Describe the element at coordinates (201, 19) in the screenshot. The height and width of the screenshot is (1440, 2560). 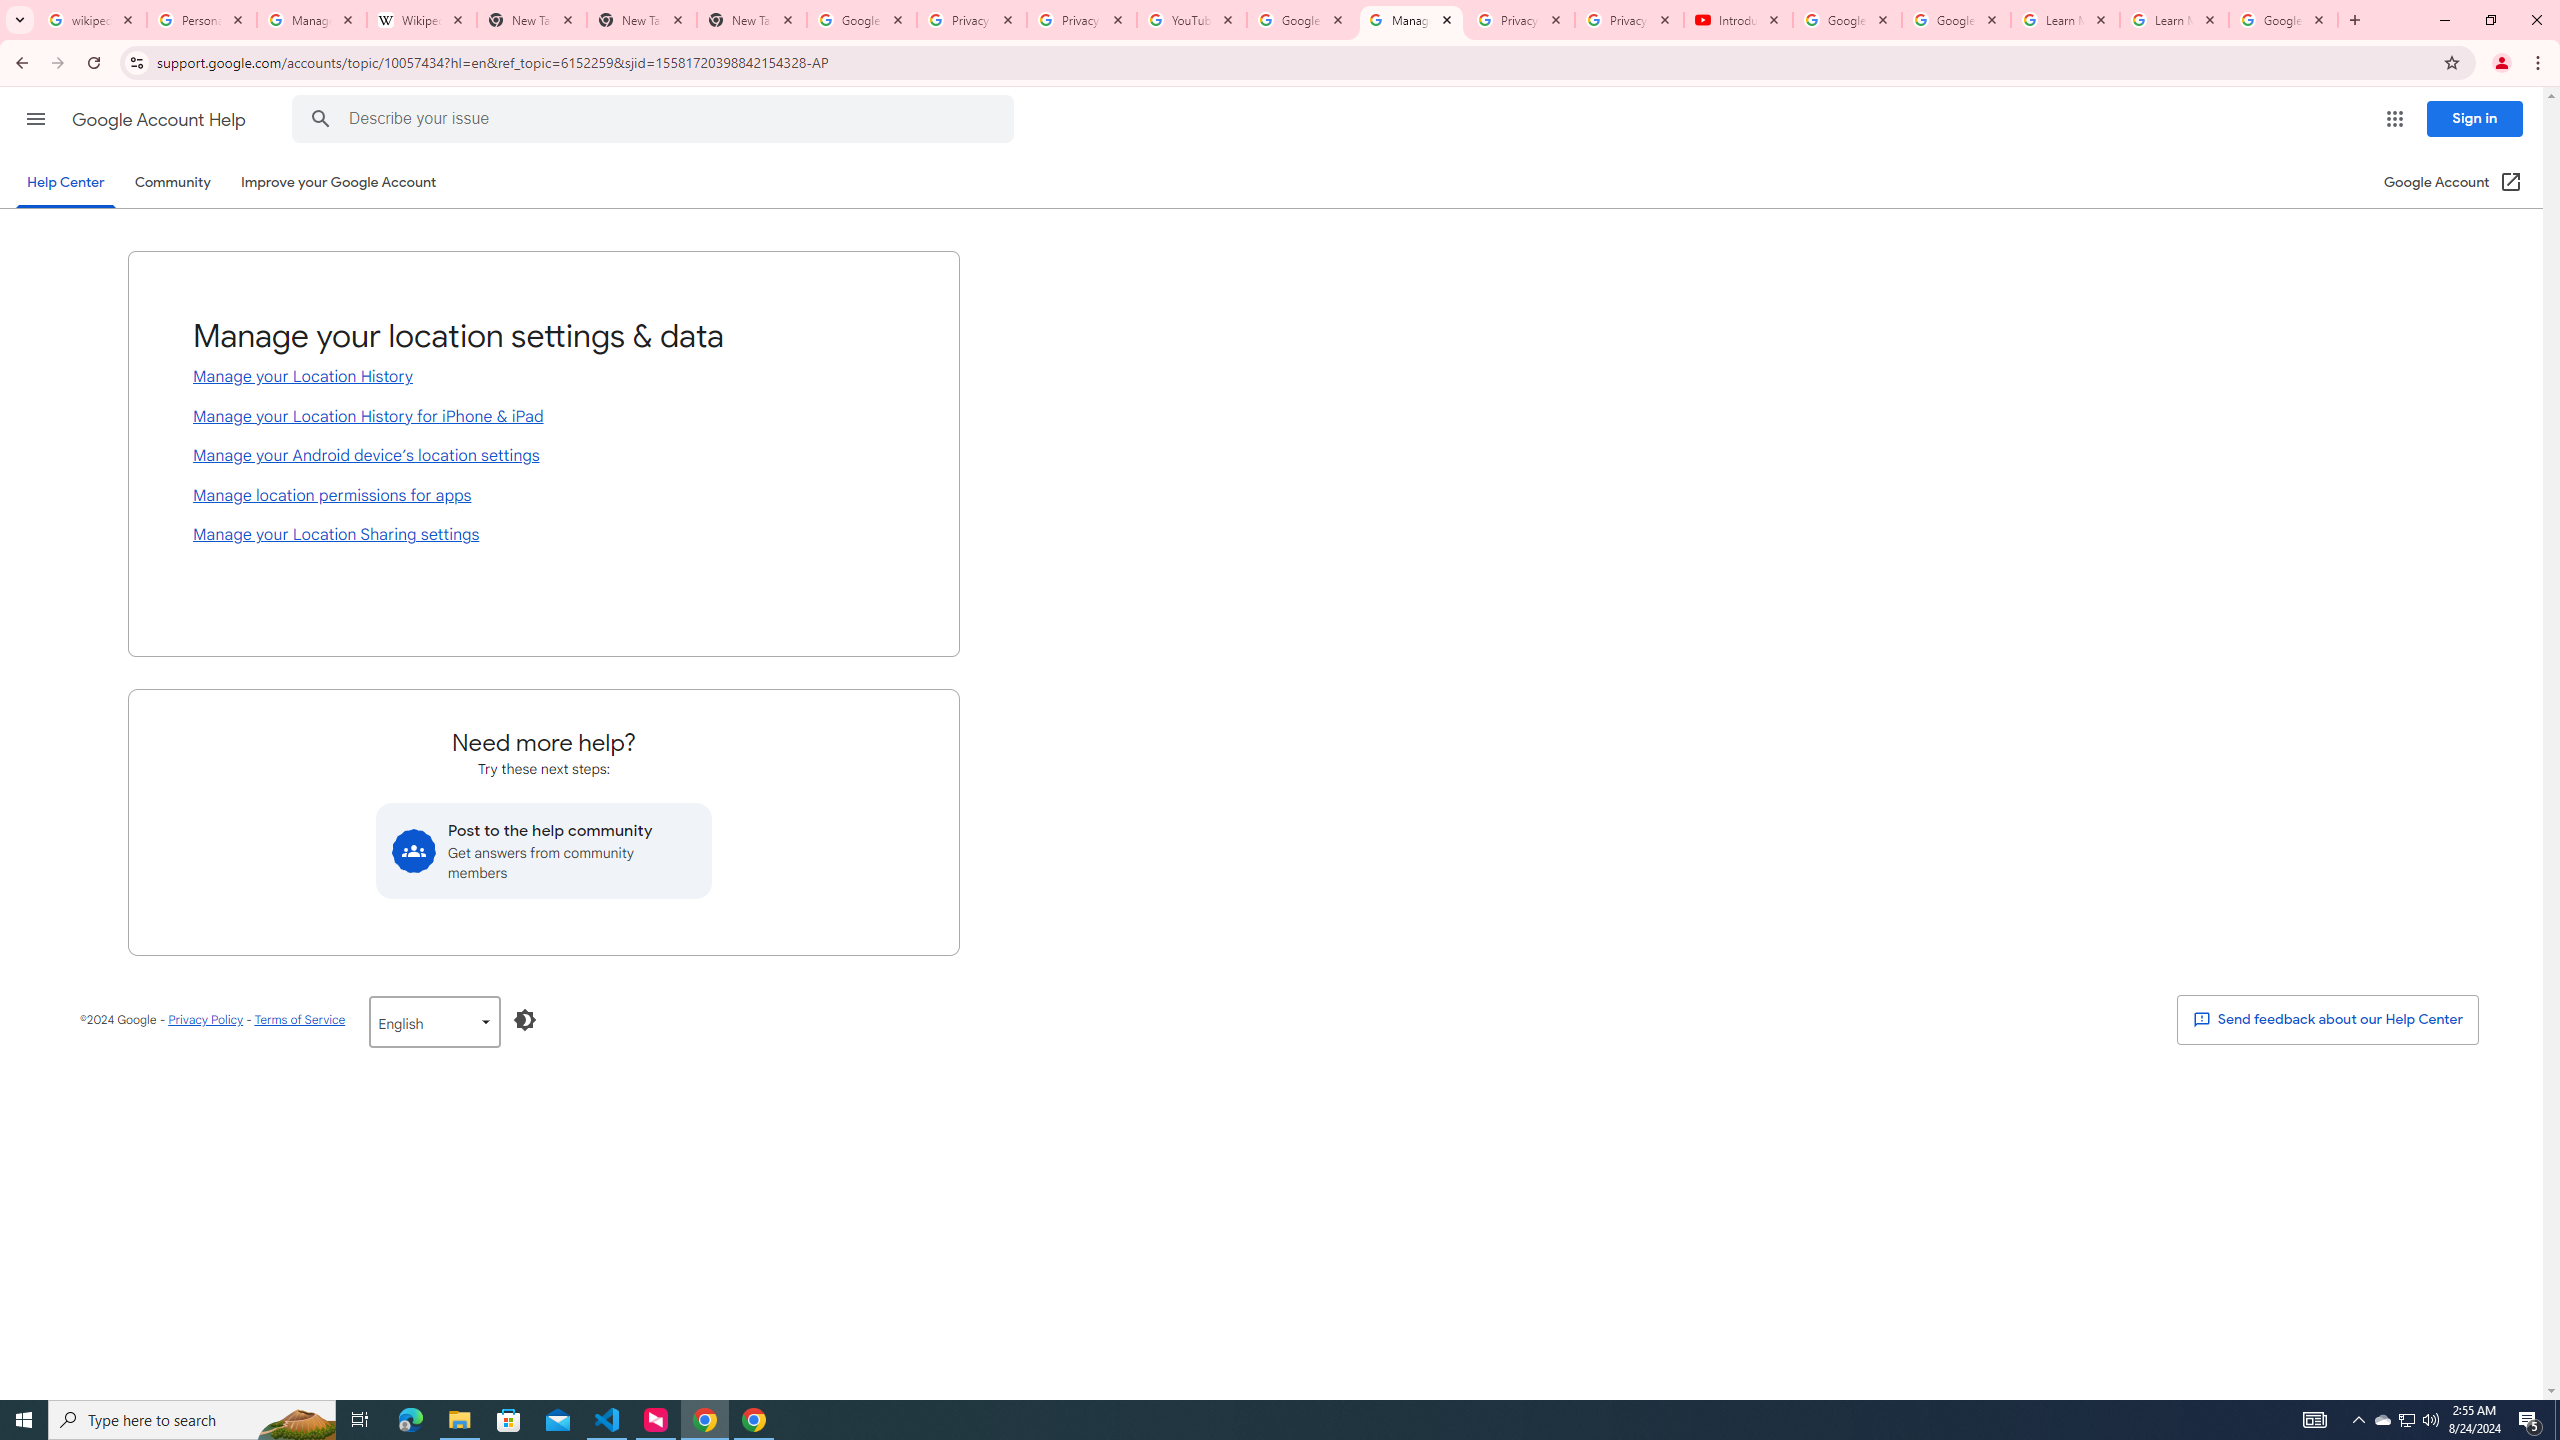
I see `'Personalization & Google Search results - Google Search Help'` at that location.